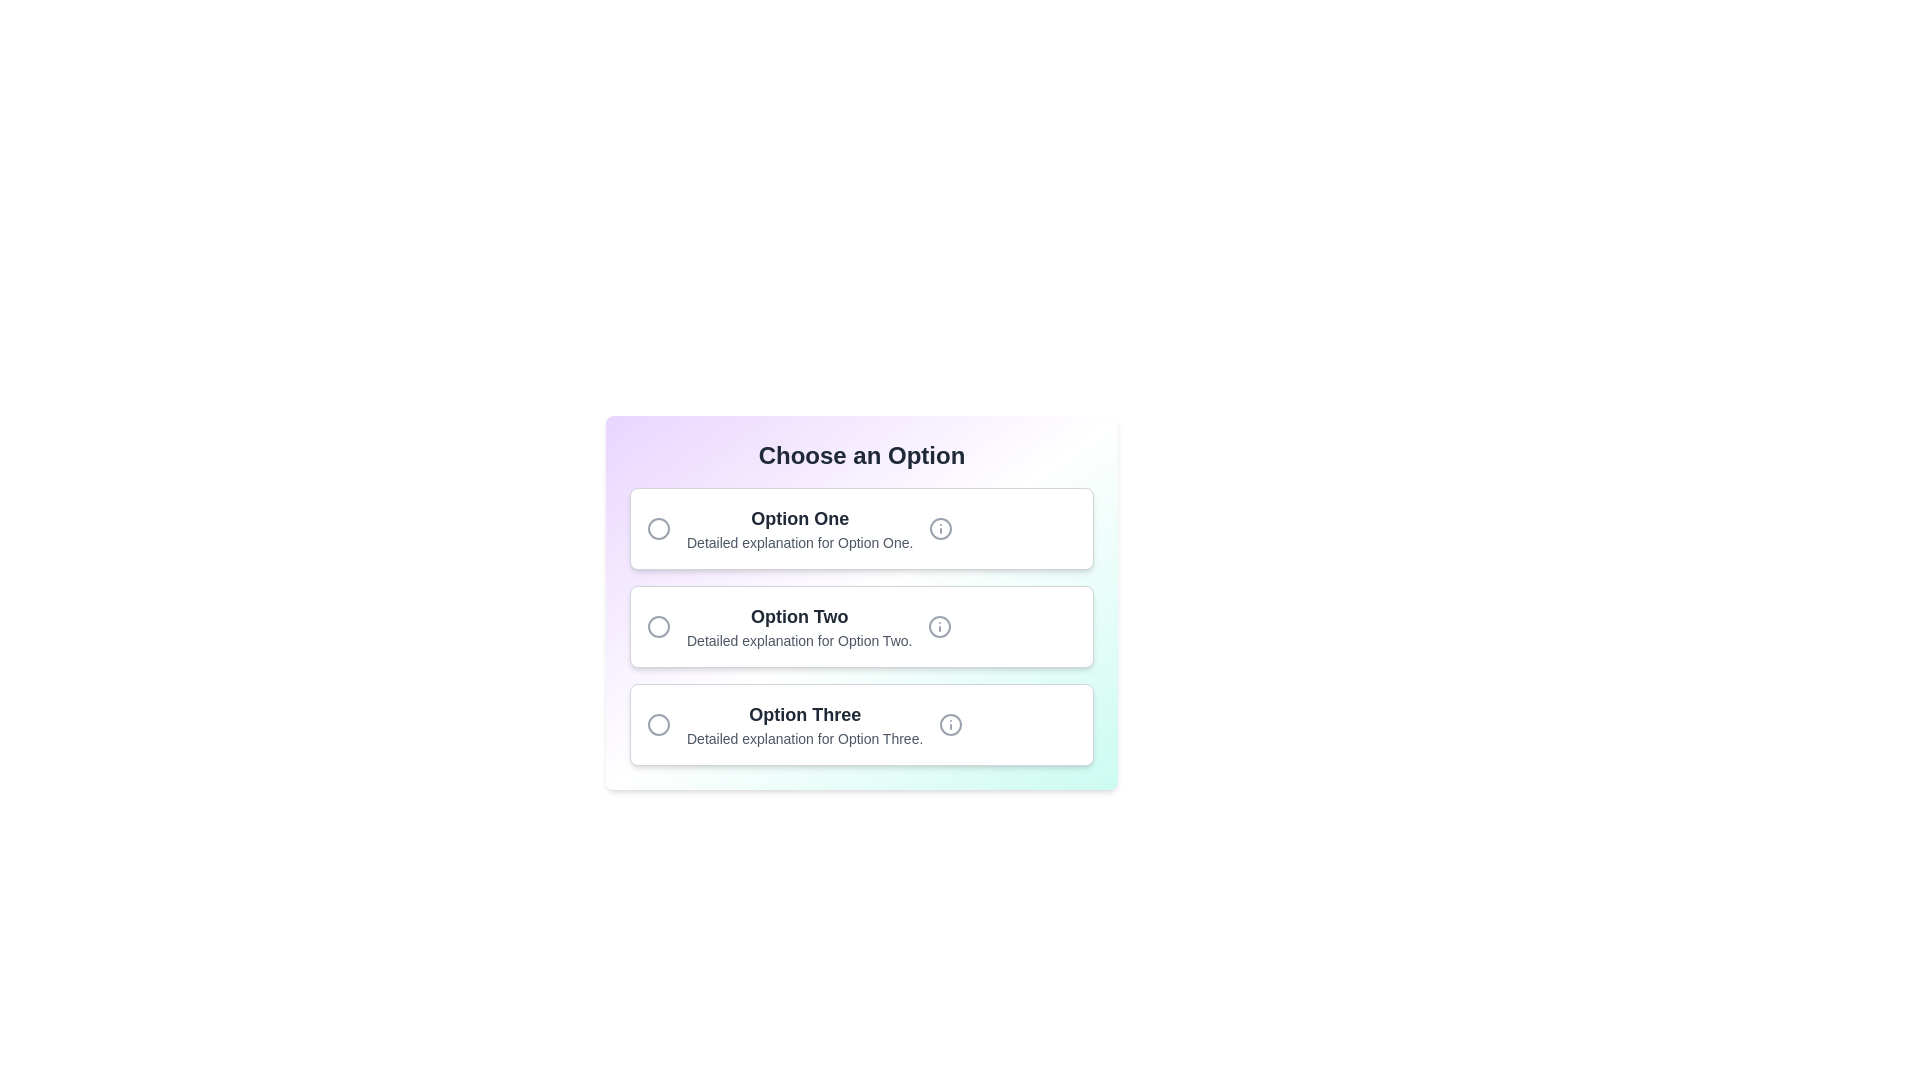  What do you see at coordinates (658, 527) in the screenshot?
I see `the Circular icon element associated with 'Option One' for keyboard interactions` at bounding box center [658, 527].